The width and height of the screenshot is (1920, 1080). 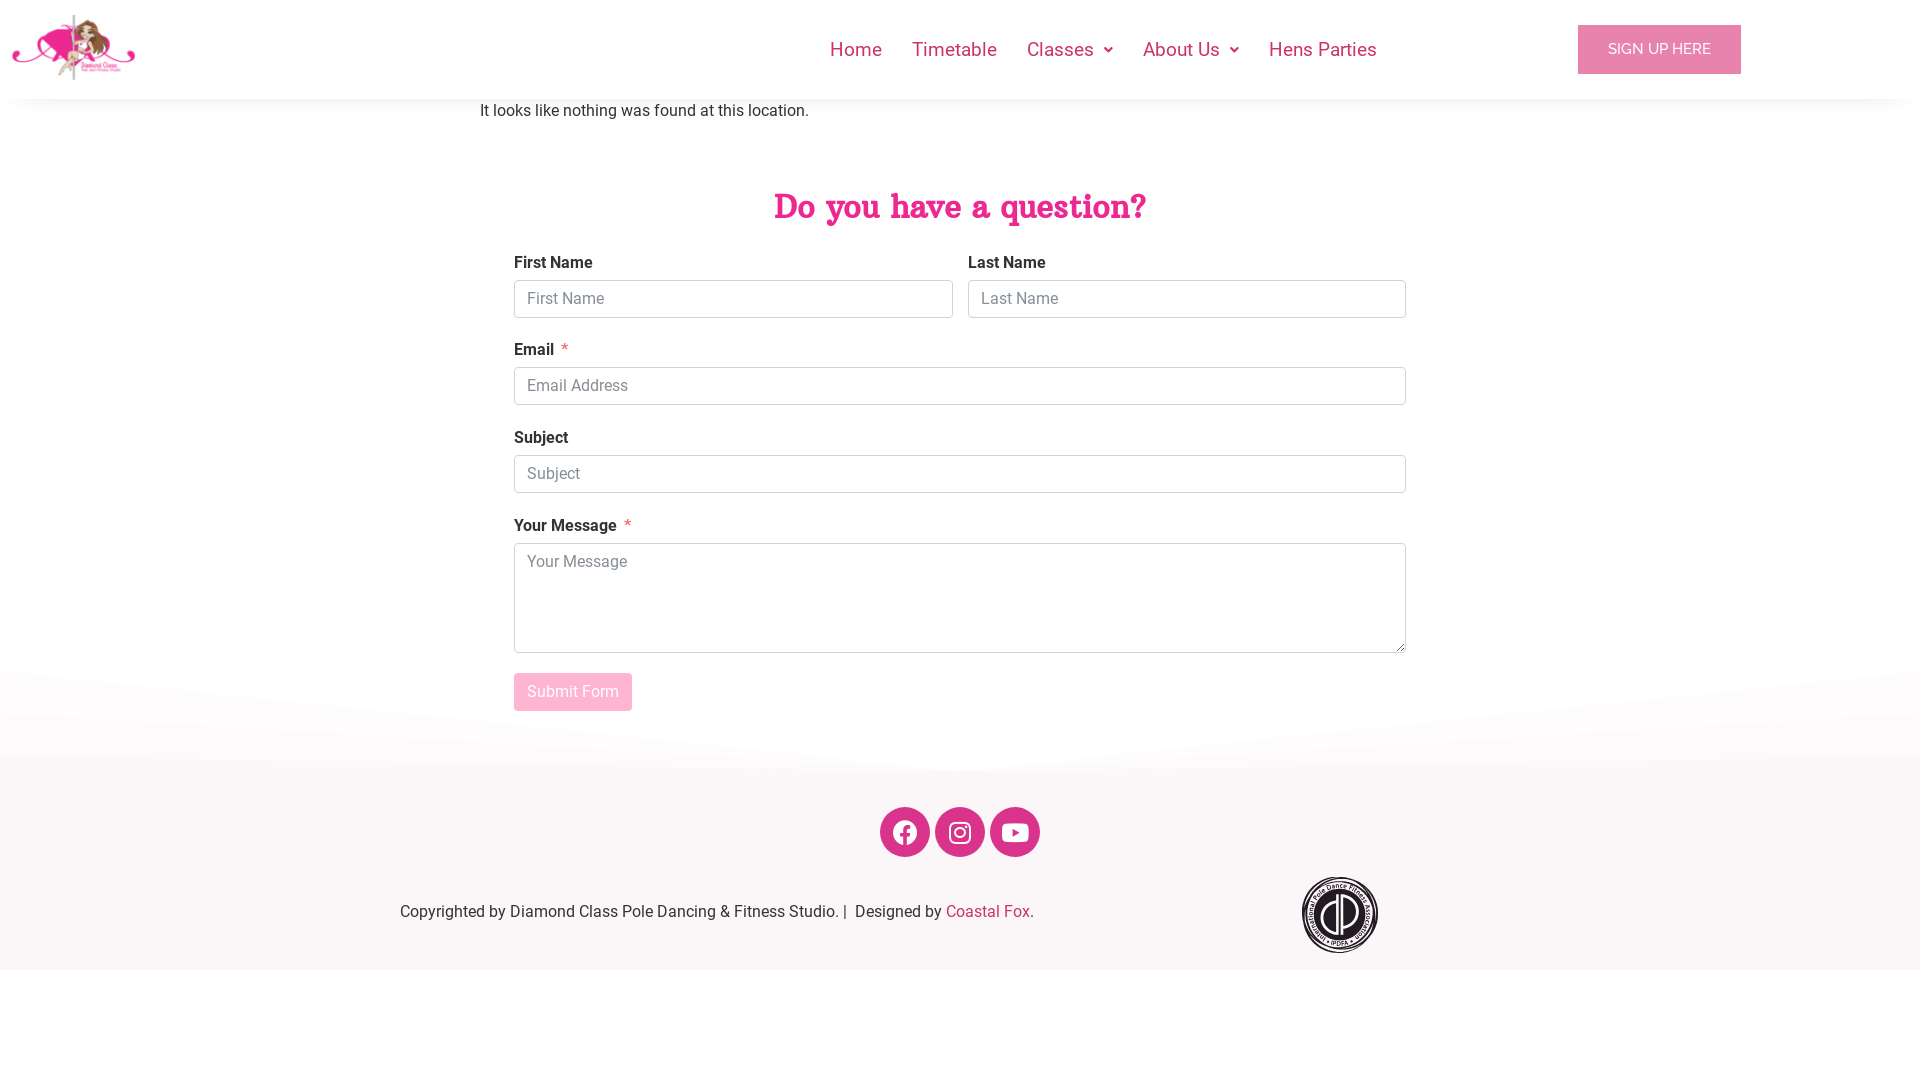 What do you see at coordinates (1128, 48) in the screenshot?
I see `'About Us'` at bounding box center [1128, 48].